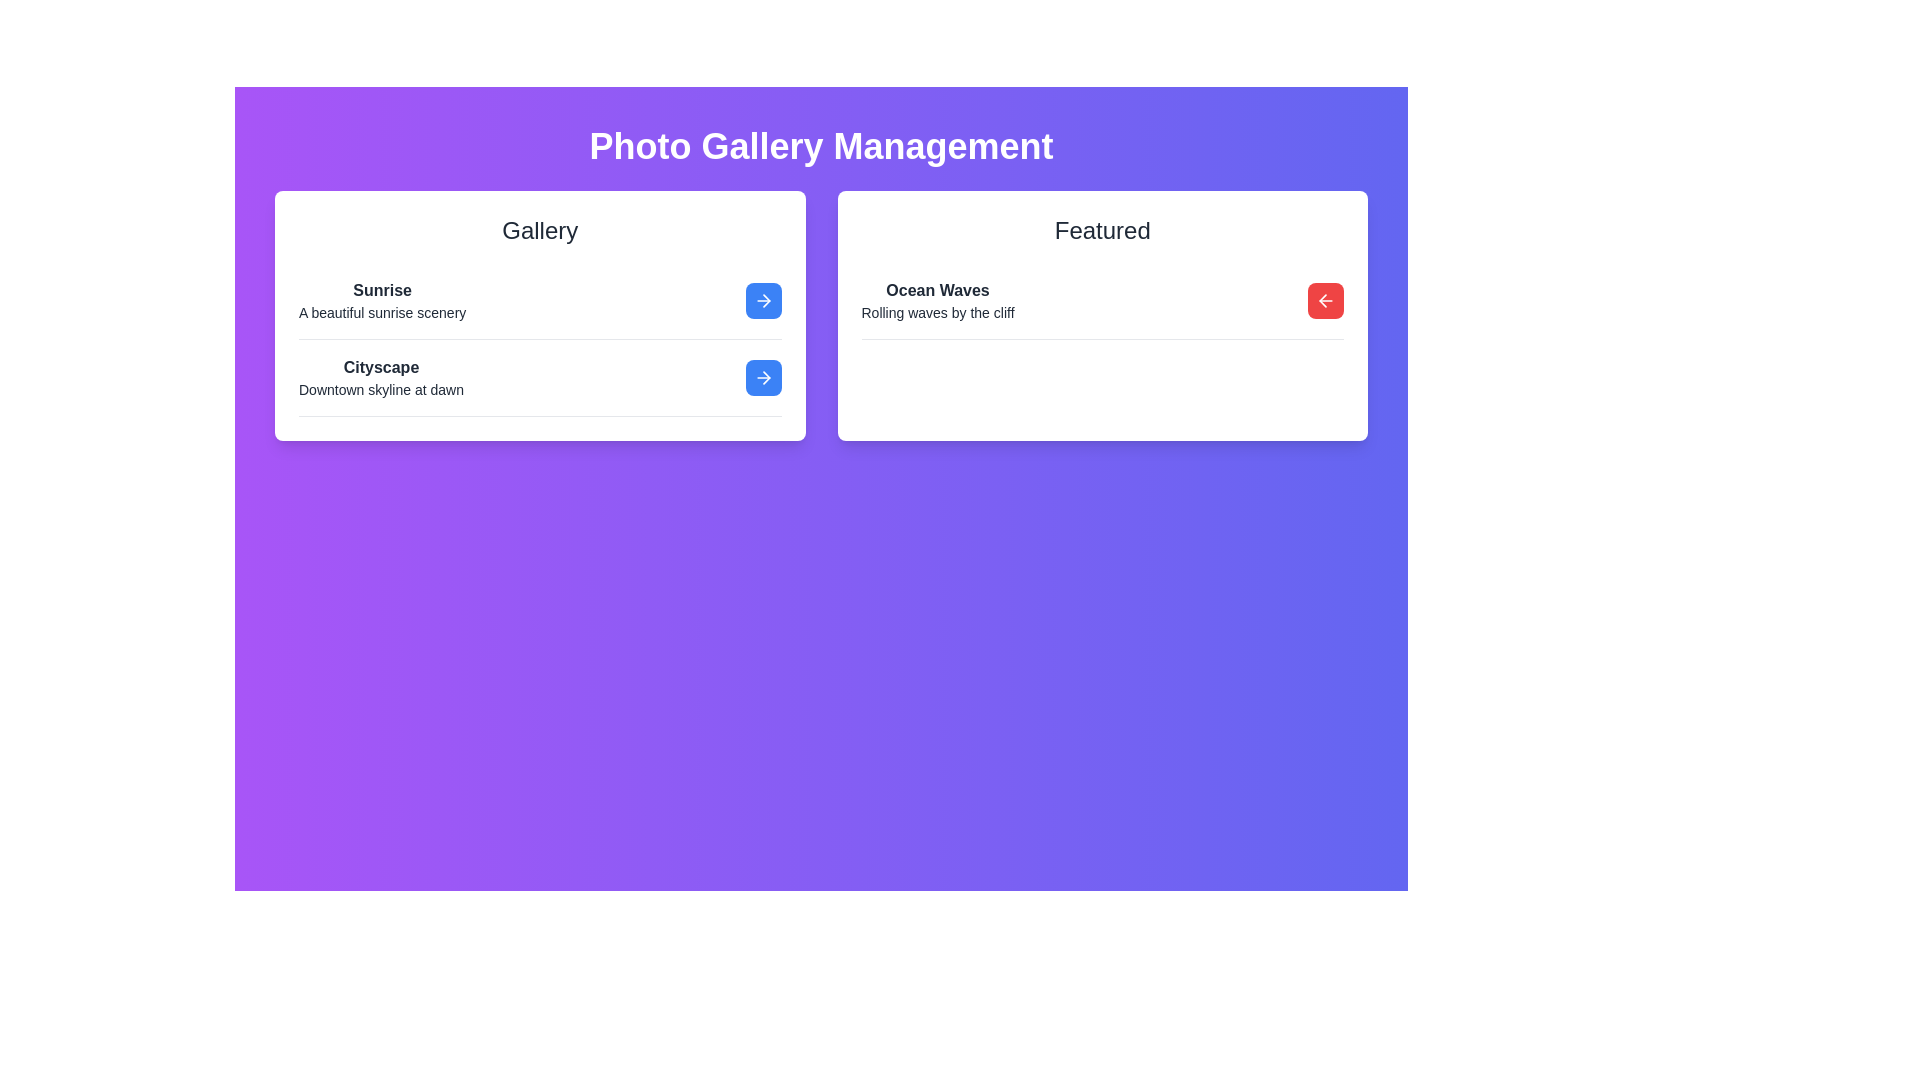 The width and height of the screenshot is (1920, 1080). What do you see at coordinates (762, 300) in the screenshot?
I see `the rightmost button in the upper-left card of the 'Gallery' section` at bounding box center [762, 300].